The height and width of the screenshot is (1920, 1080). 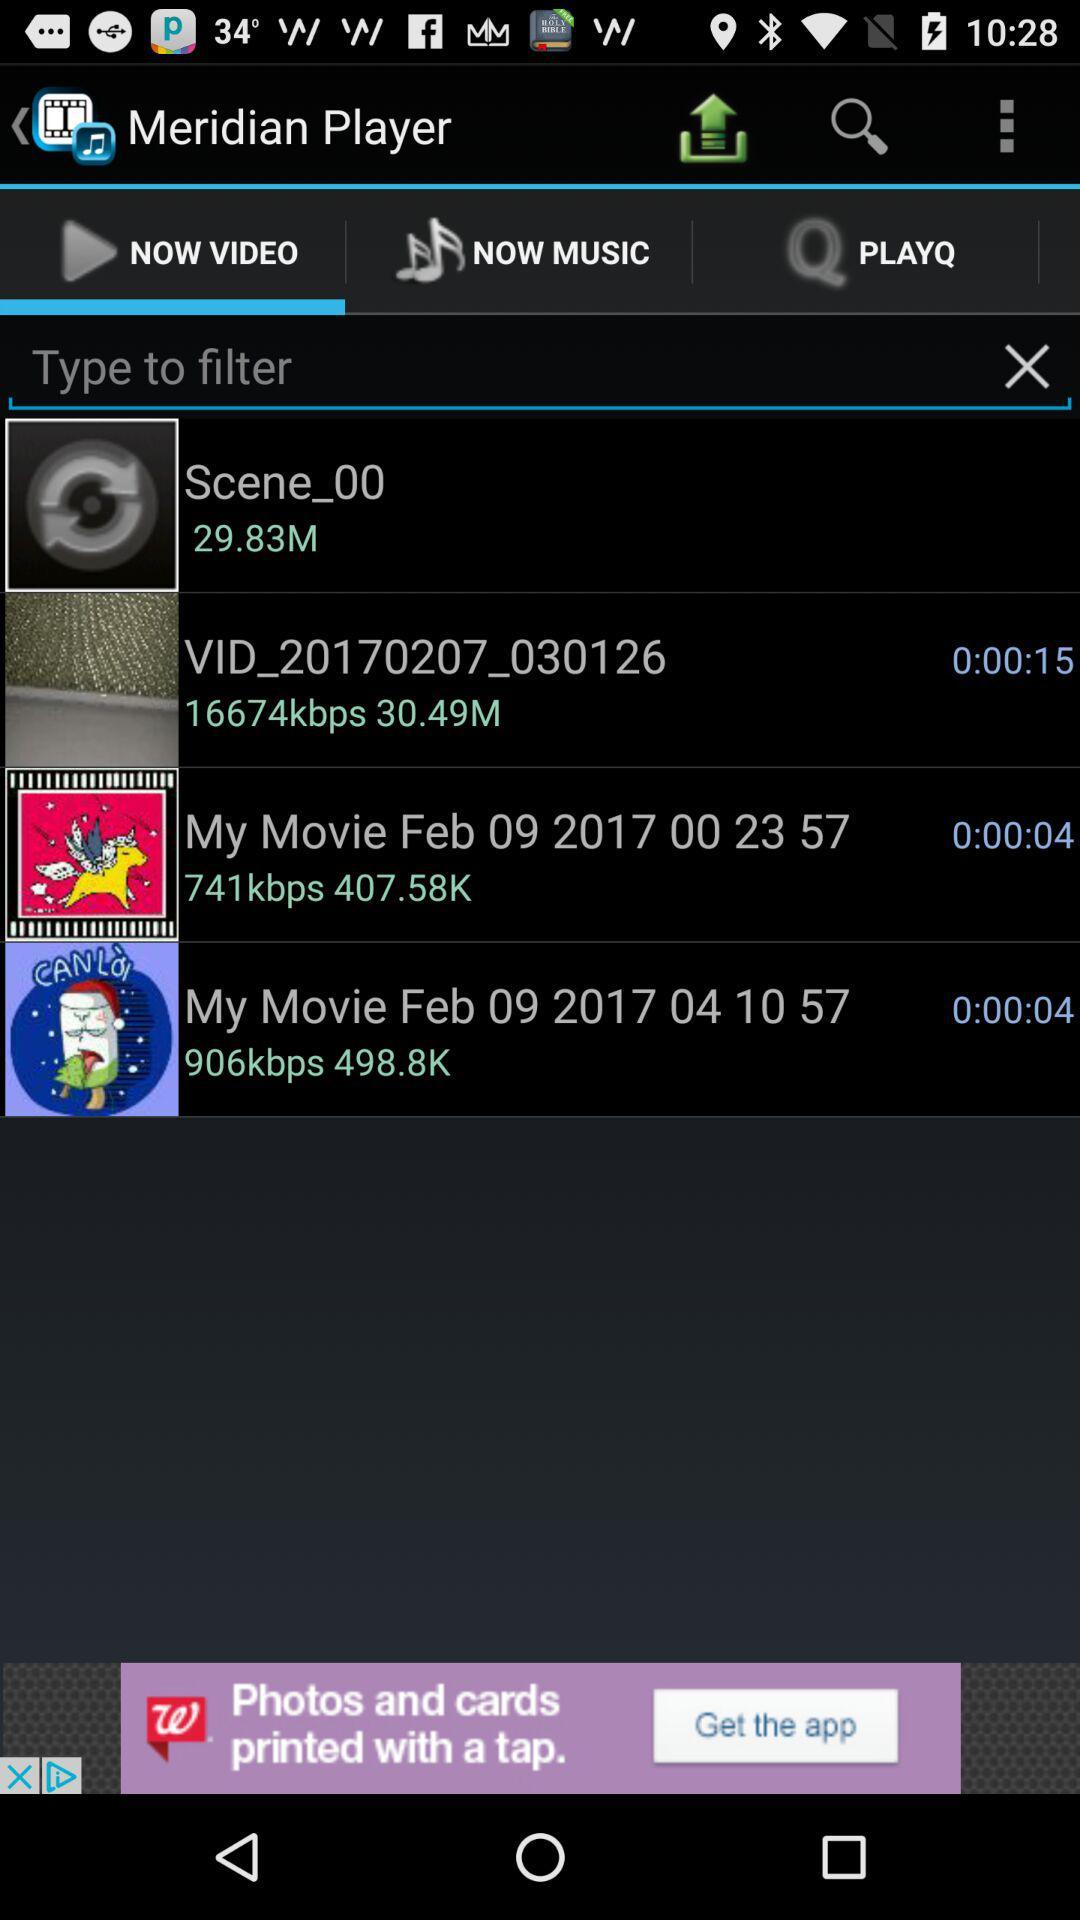 What do you see at coordinates (540, 366) in the screenshot?
I see `type to fliter` at bounding box center [540, 366].